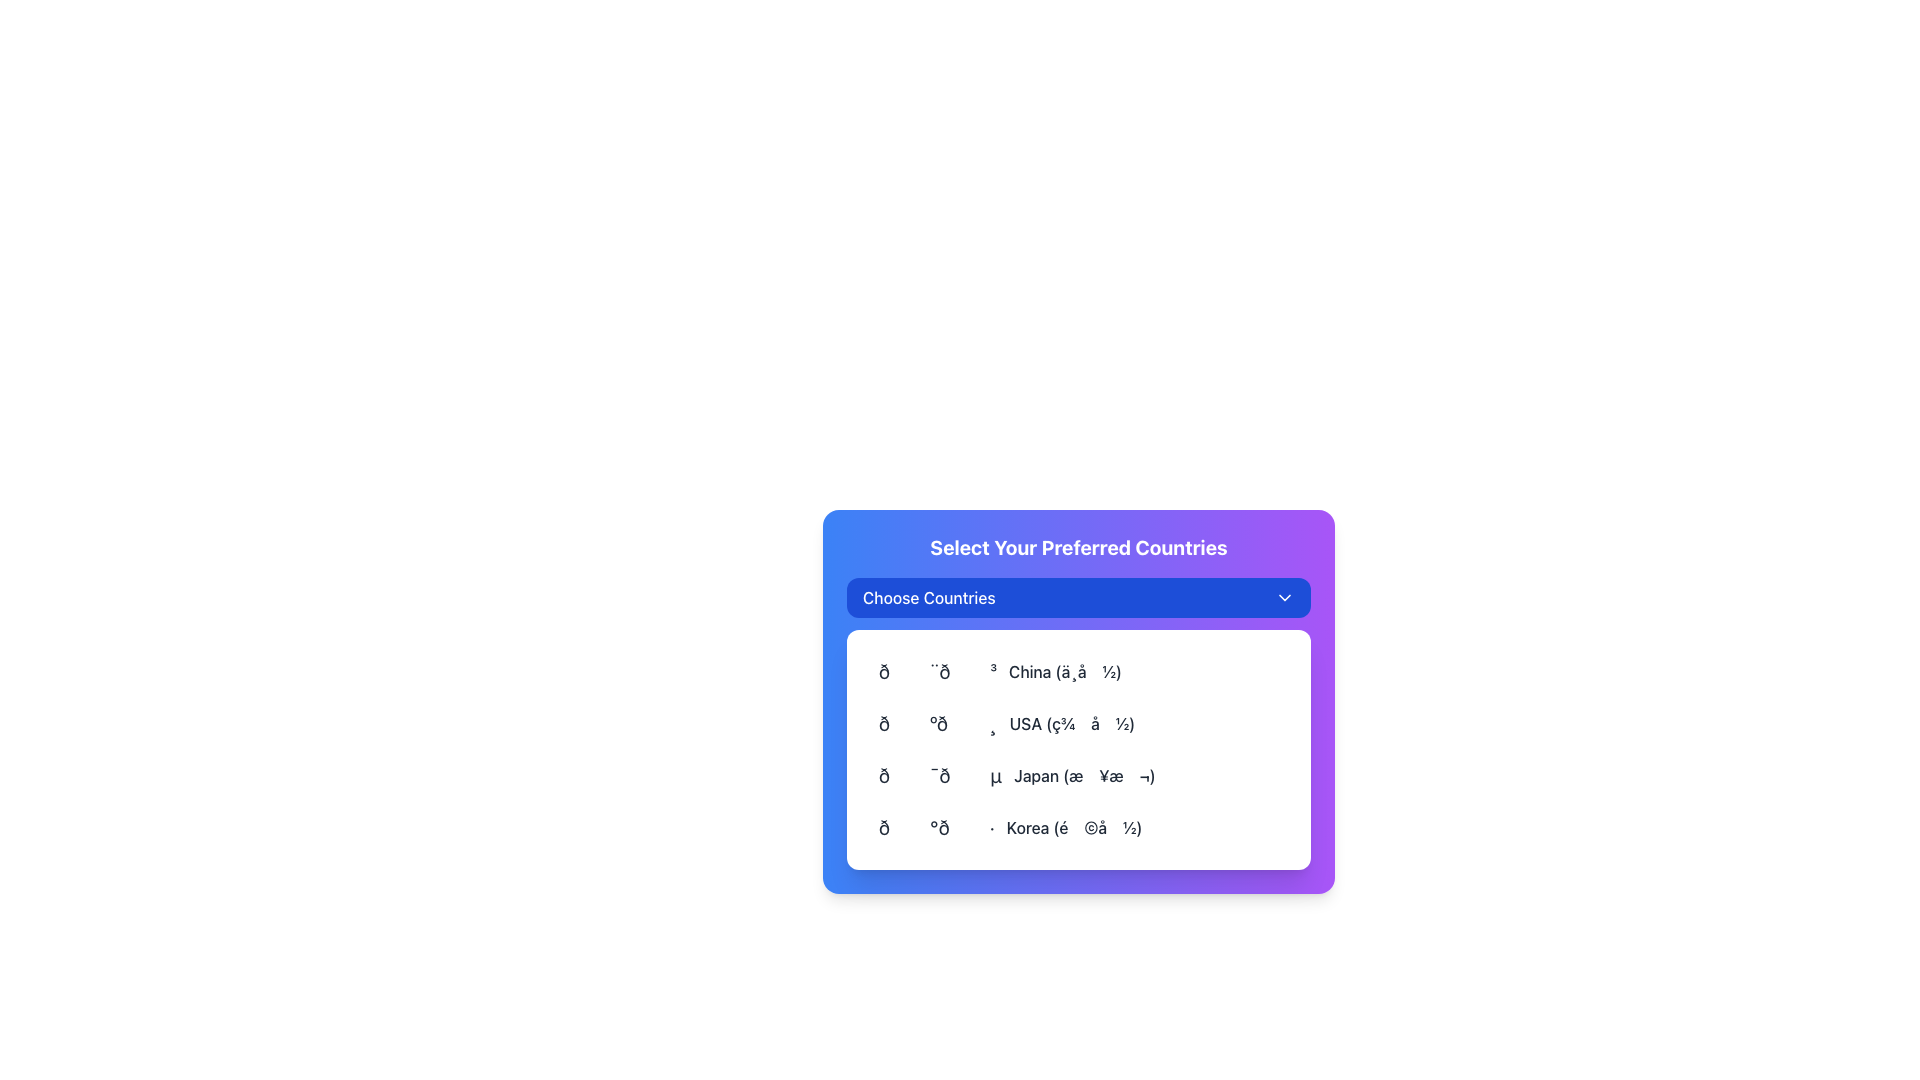 The height and width of the screenshot is (1080, 1920). Describe the element at coordinates (1078, 724) in the screenshot. I see `the second row in the dropdown list containing the emoji flag and the text 'USA (美国)'` at that location.